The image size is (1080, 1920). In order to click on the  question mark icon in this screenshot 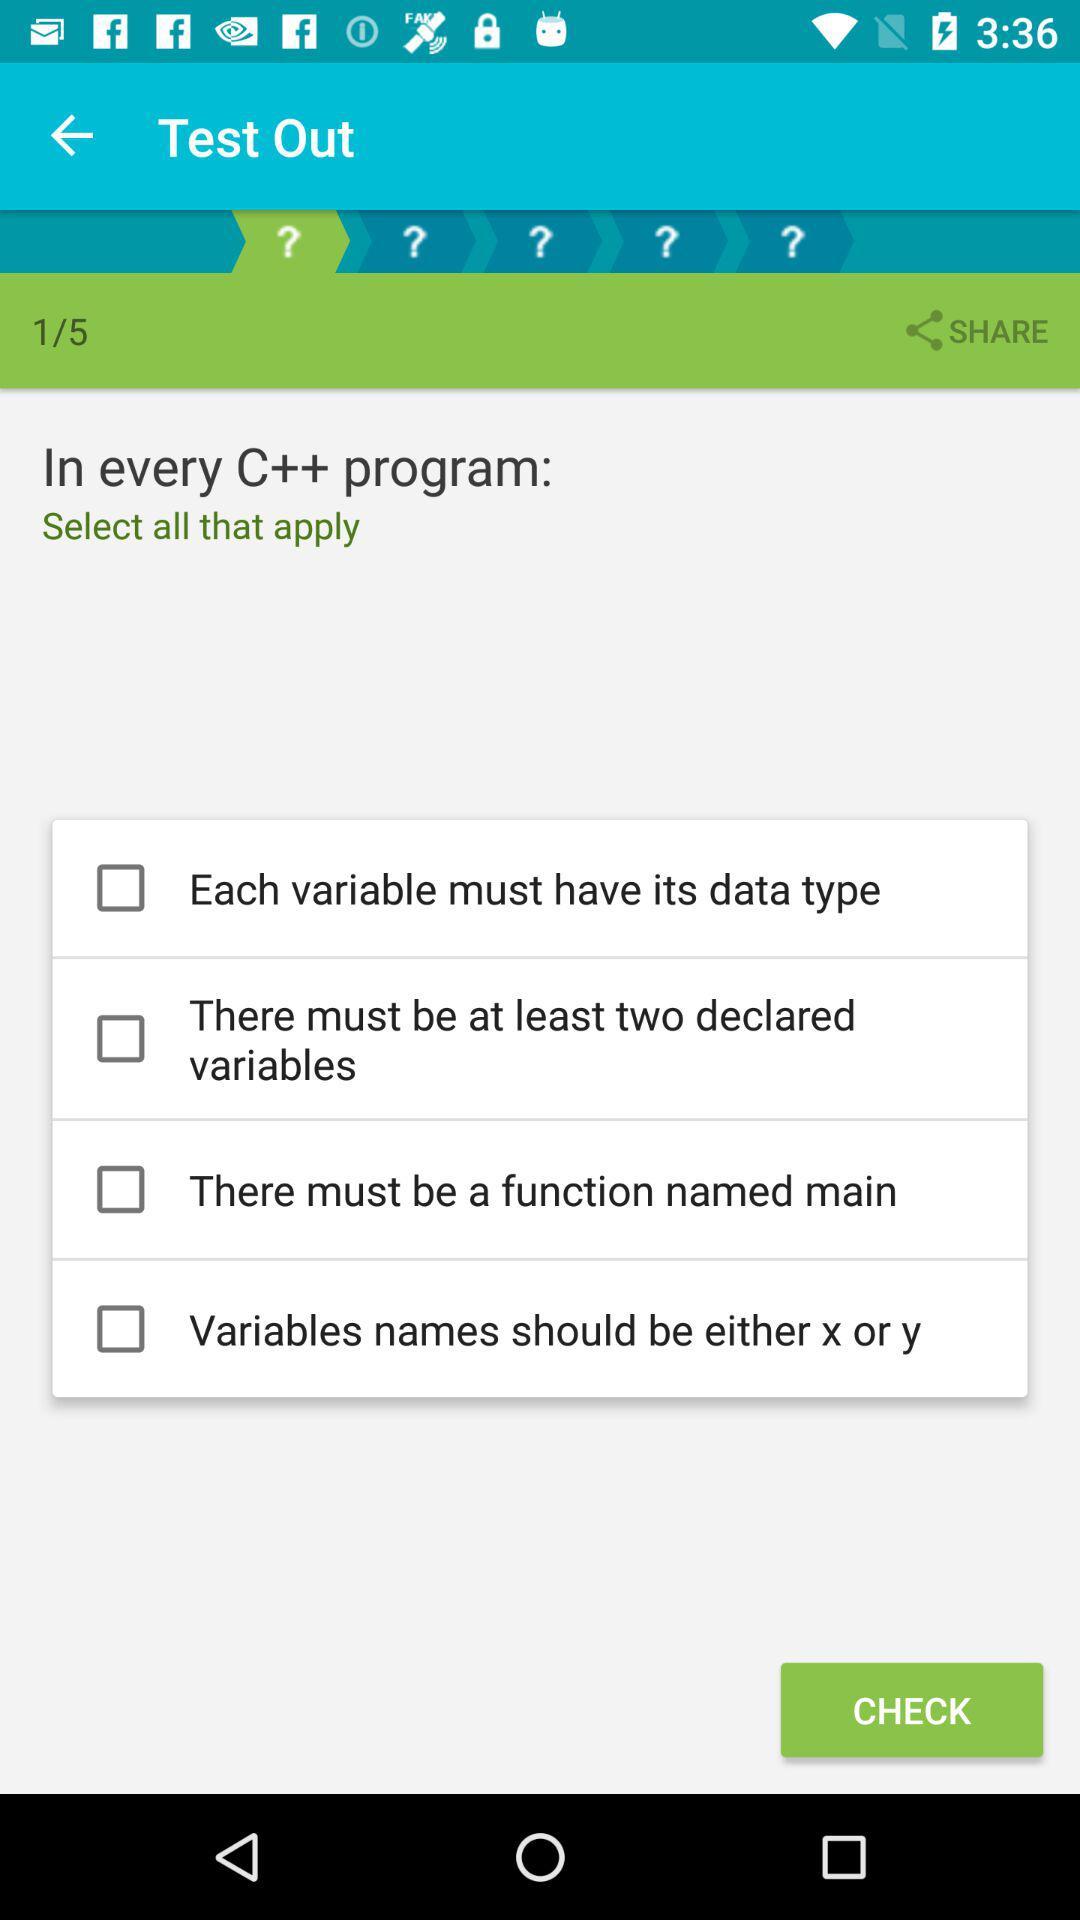, I will do `click(412, 240)`.